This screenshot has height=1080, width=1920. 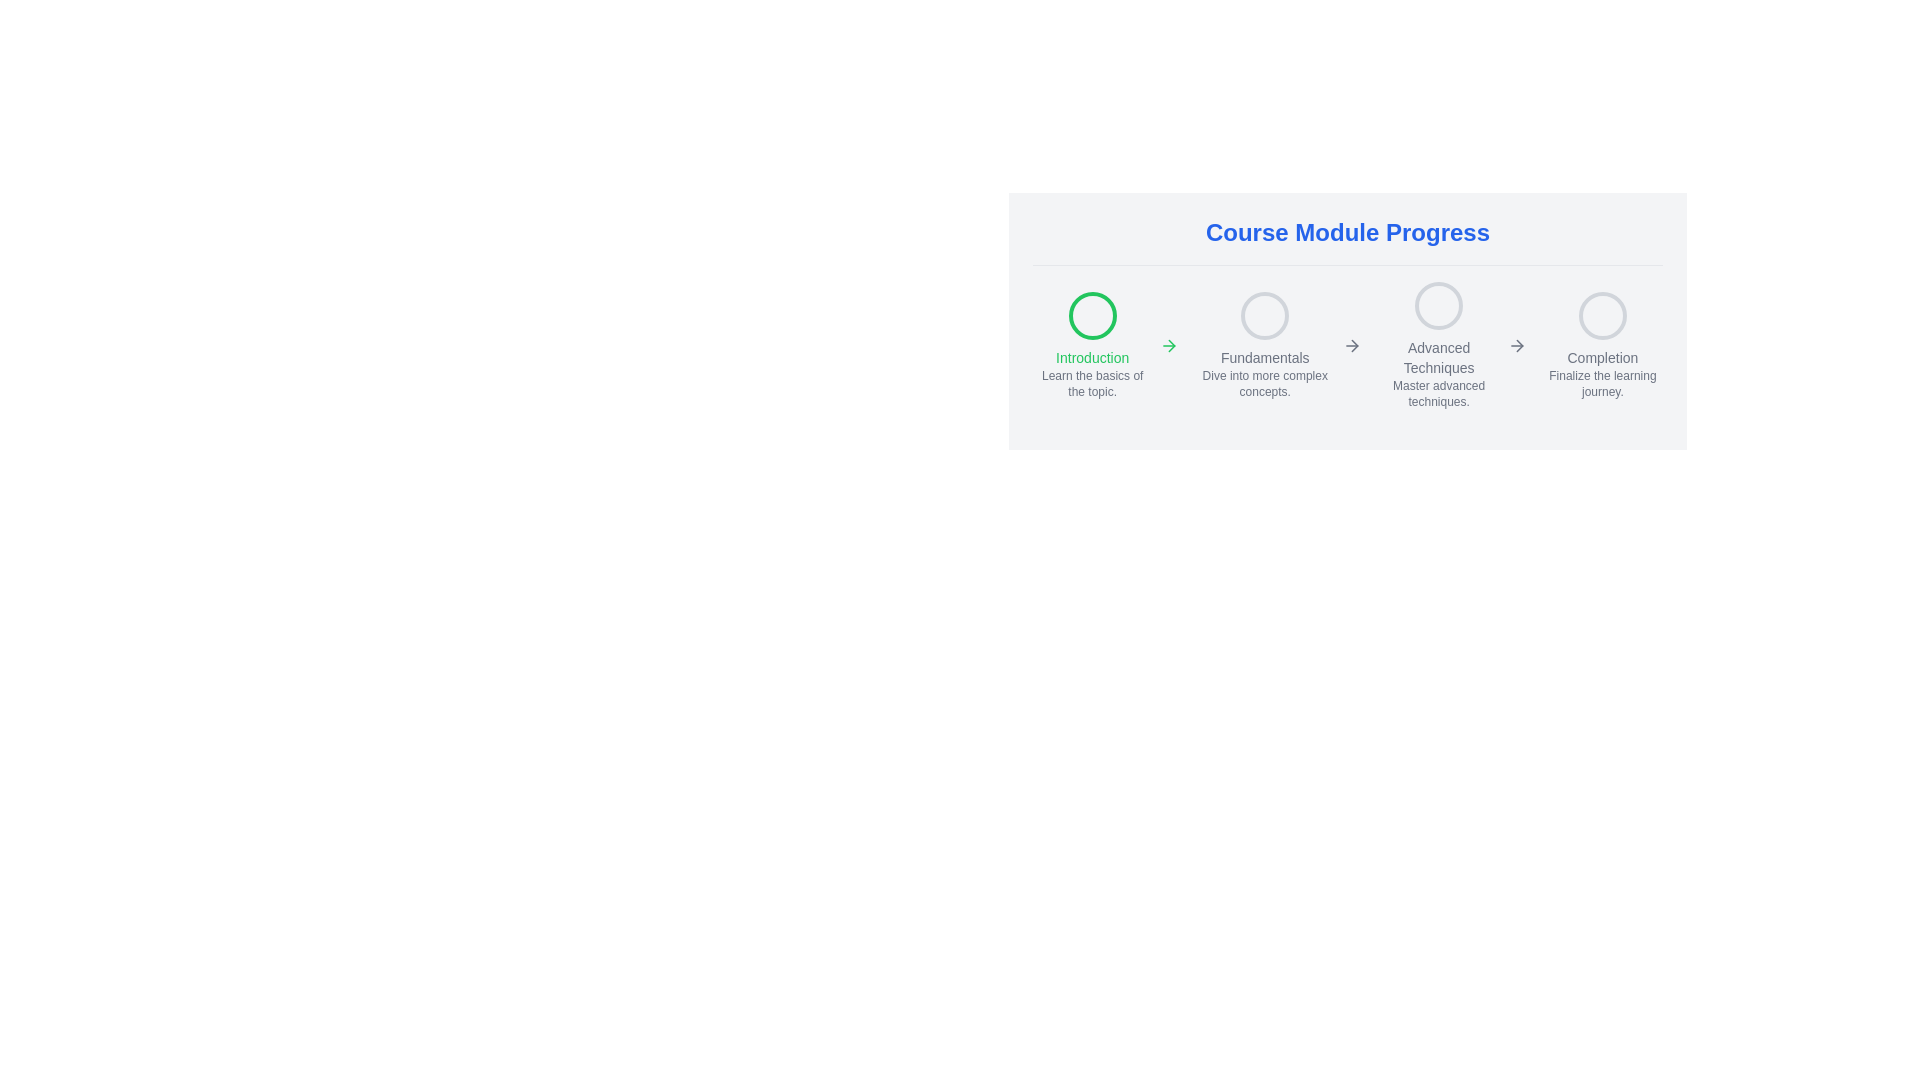 I want to click on the 'Advanced Techniques' composite component that includes an icon, heading, and description text, so click(x=1438, y=345).